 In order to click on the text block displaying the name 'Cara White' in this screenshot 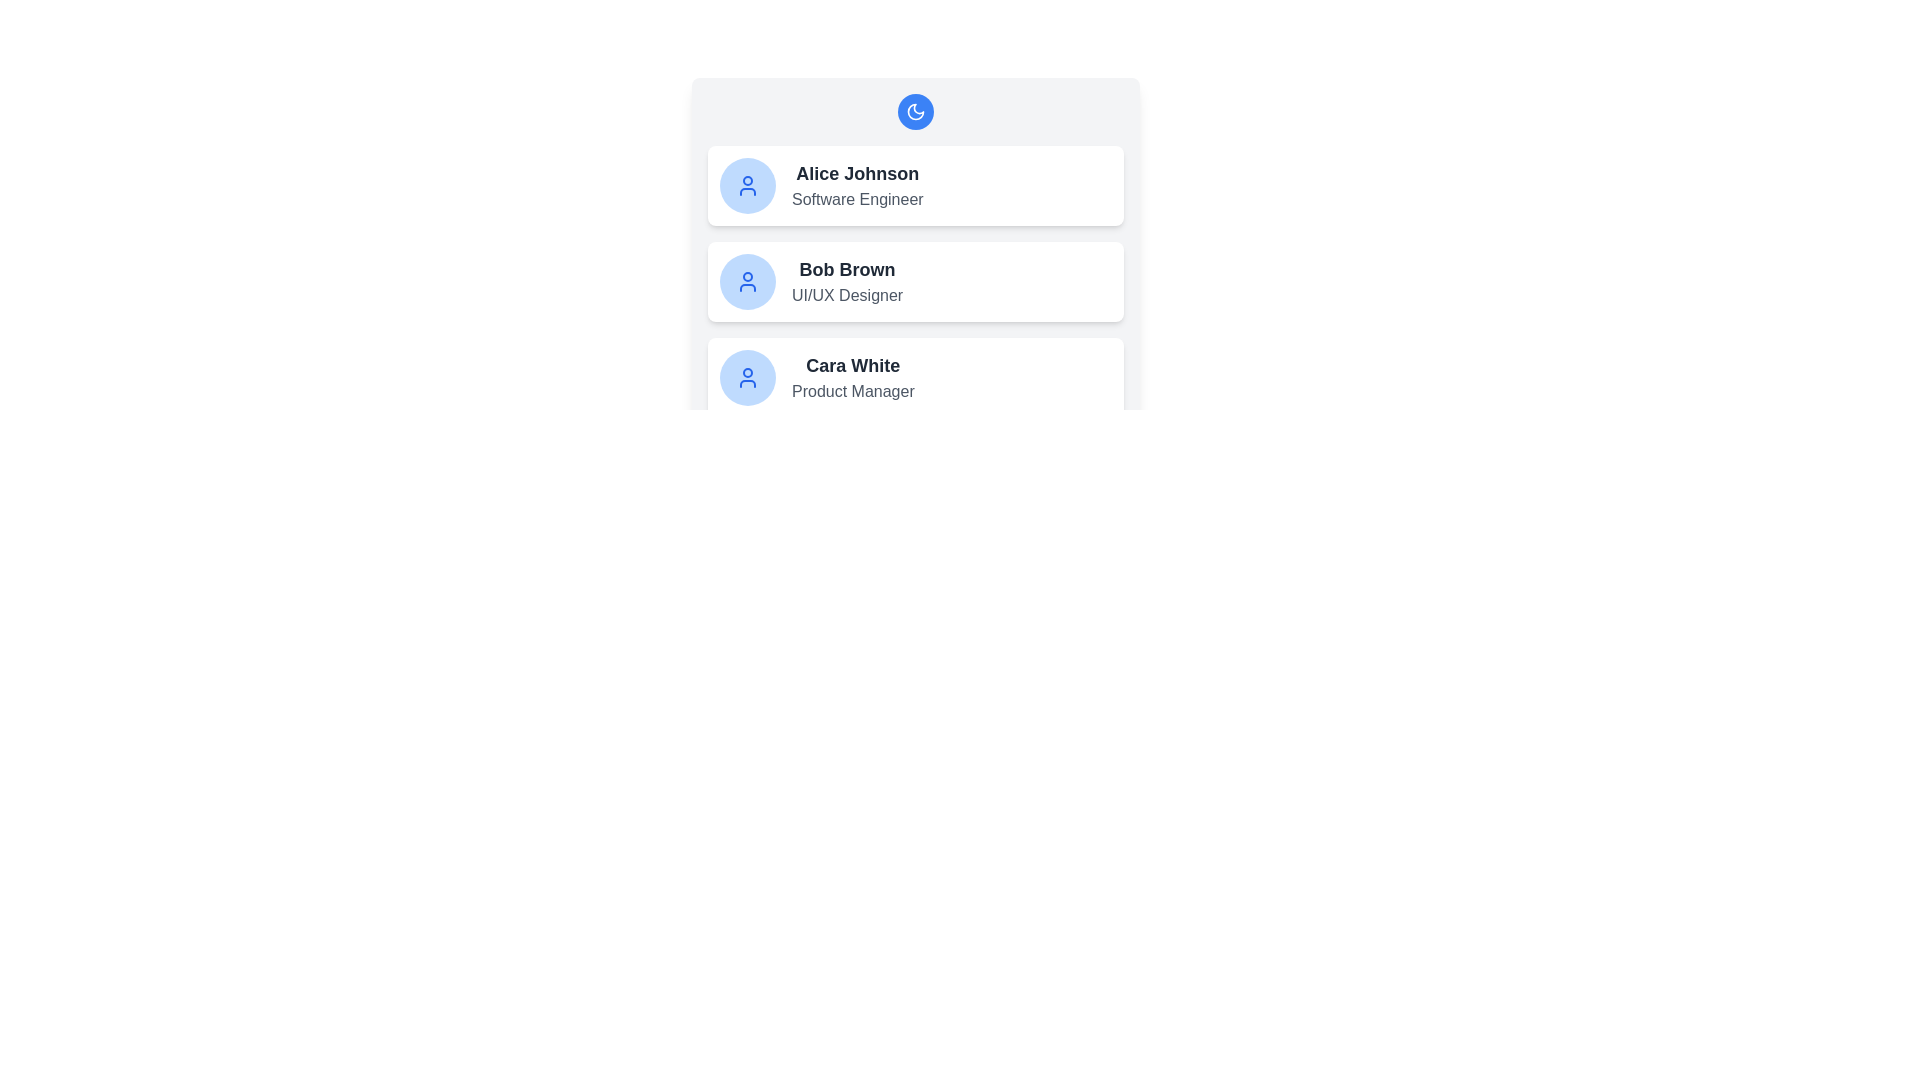, I will do `click(853, 378)`.